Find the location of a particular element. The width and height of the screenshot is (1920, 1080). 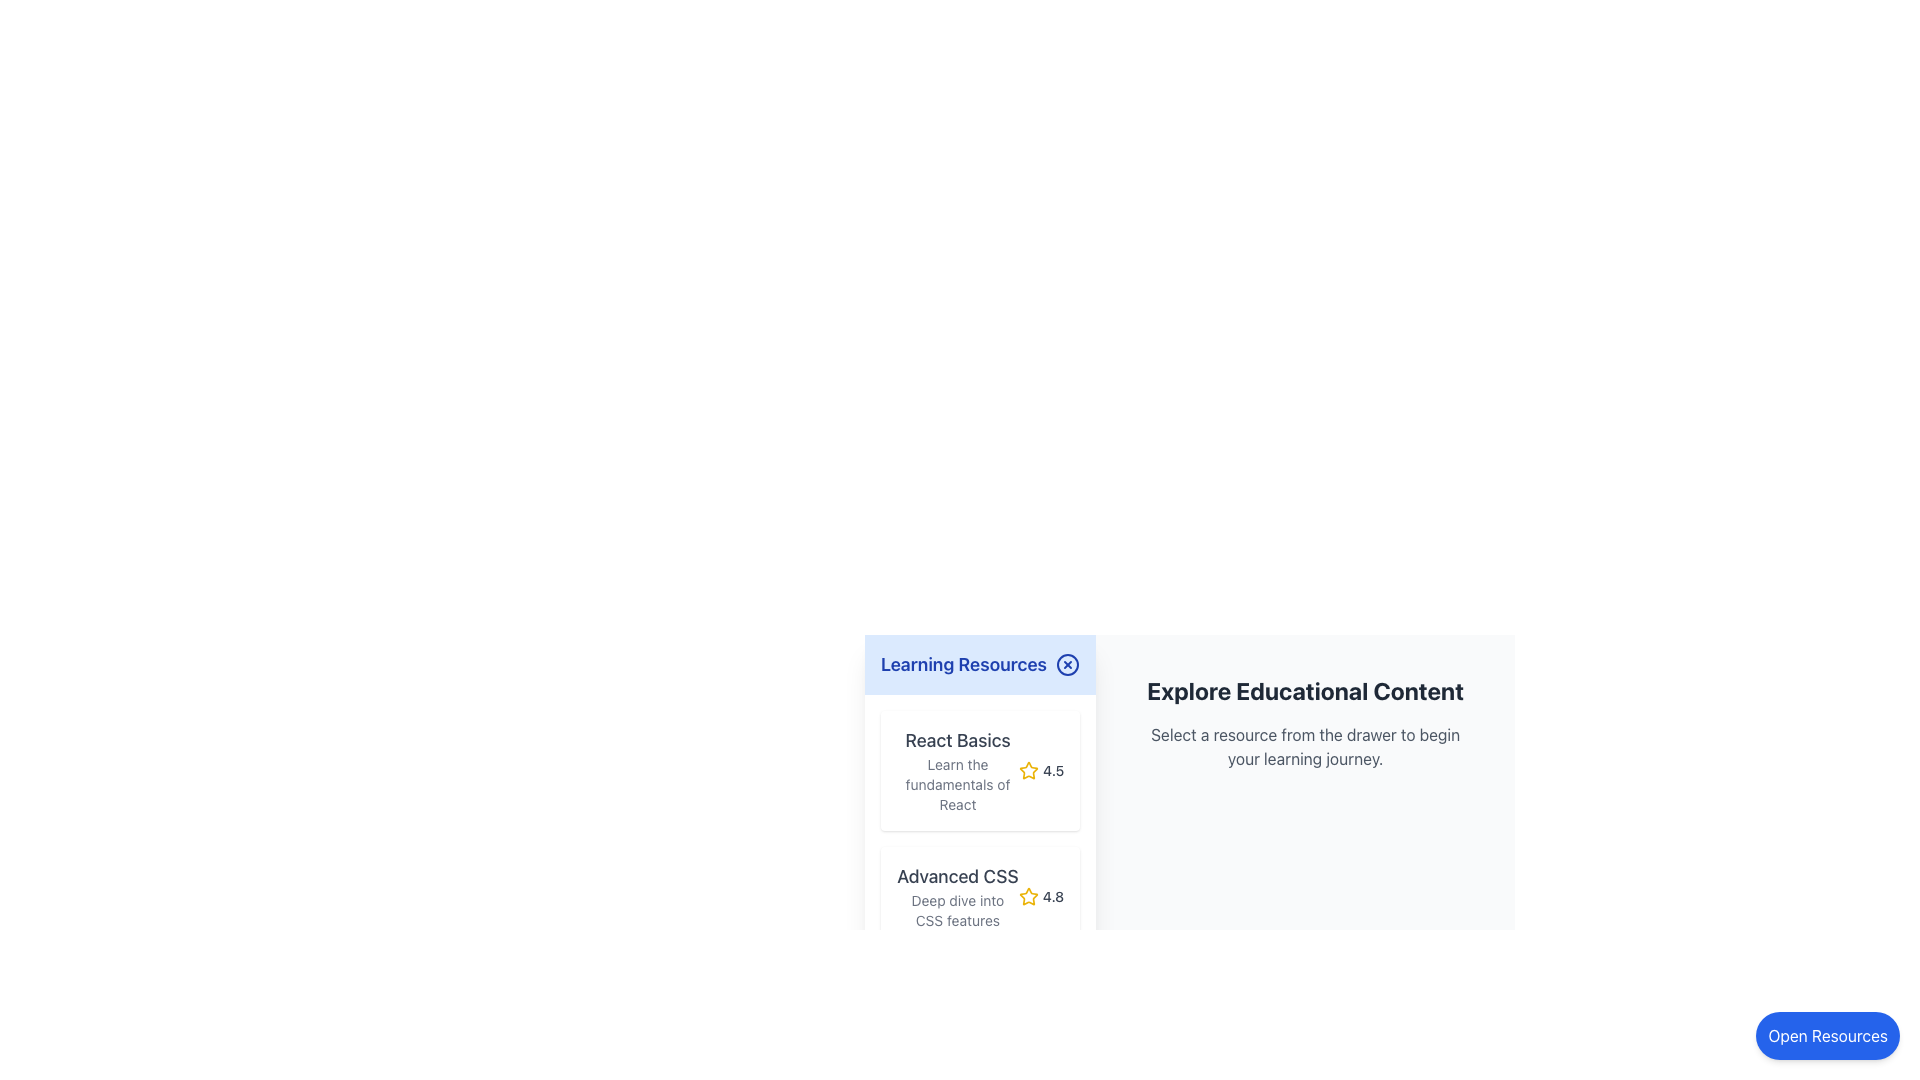

the circular button with a blue border and 'X' symbol located at the top-right corner of the 'Learning Resources' header is located at coordinates (1067, 664).